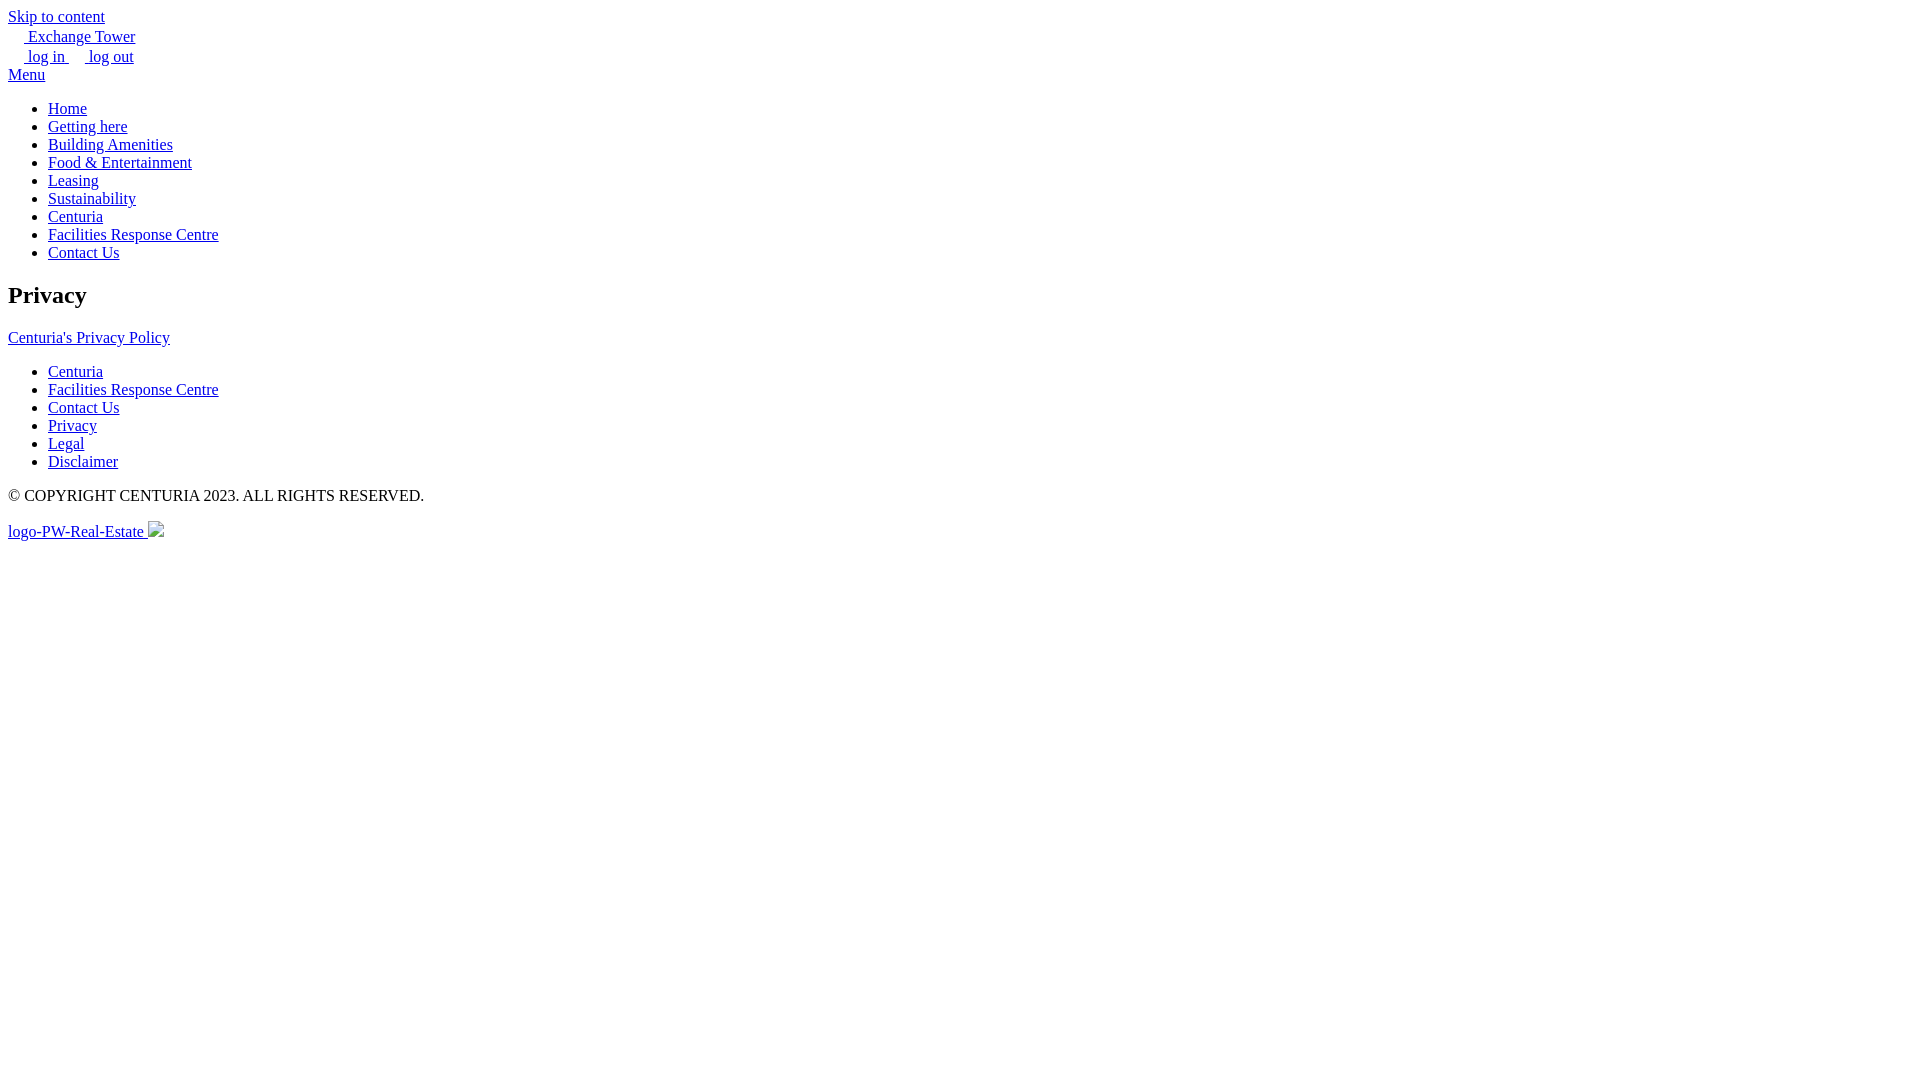  What do you see at coordinates (71, 36) in the screenshot?
I see `'Exchange Tower'` at bounding box center [71, 36].